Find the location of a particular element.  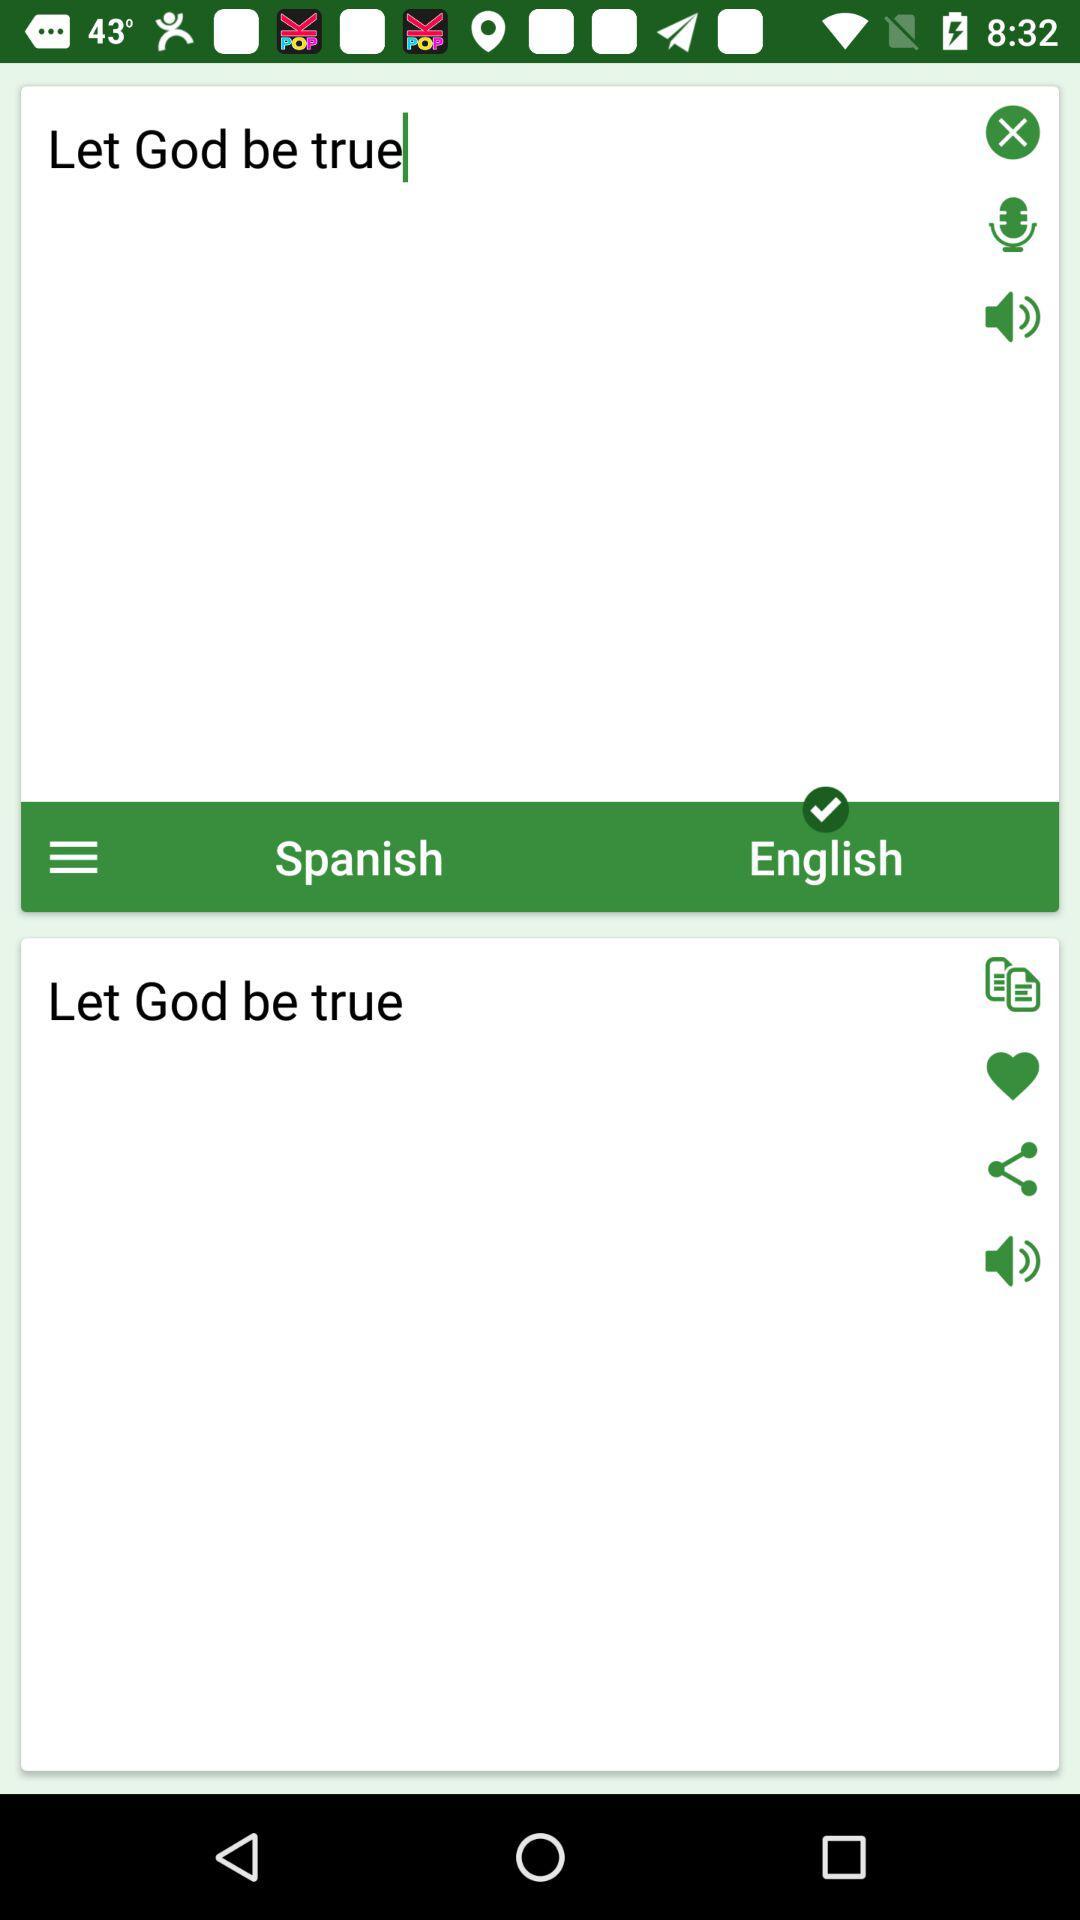

cancel or close is located at coordinates (1012, 131).